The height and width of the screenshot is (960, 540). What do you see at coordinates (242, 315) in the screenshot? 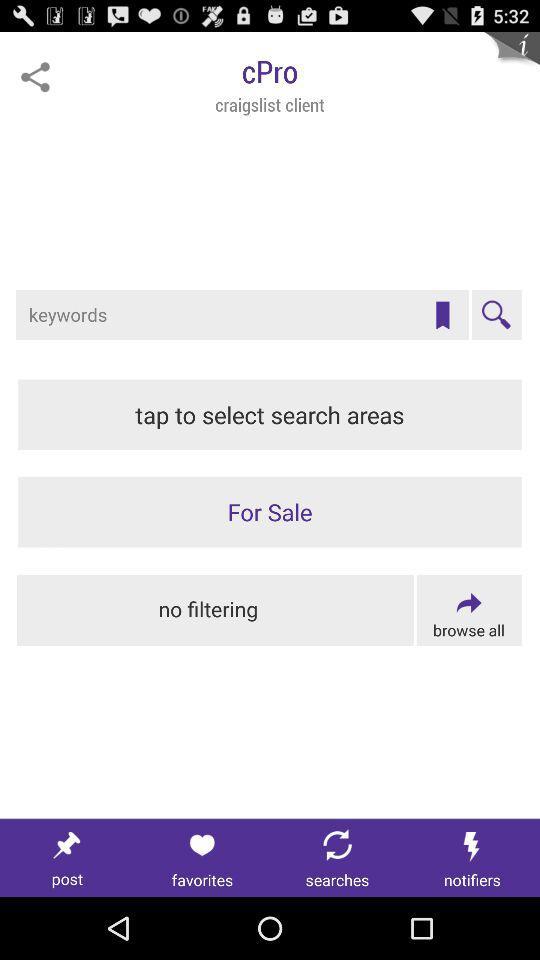
I see `search by keywords` at bounding box center [242, 315].